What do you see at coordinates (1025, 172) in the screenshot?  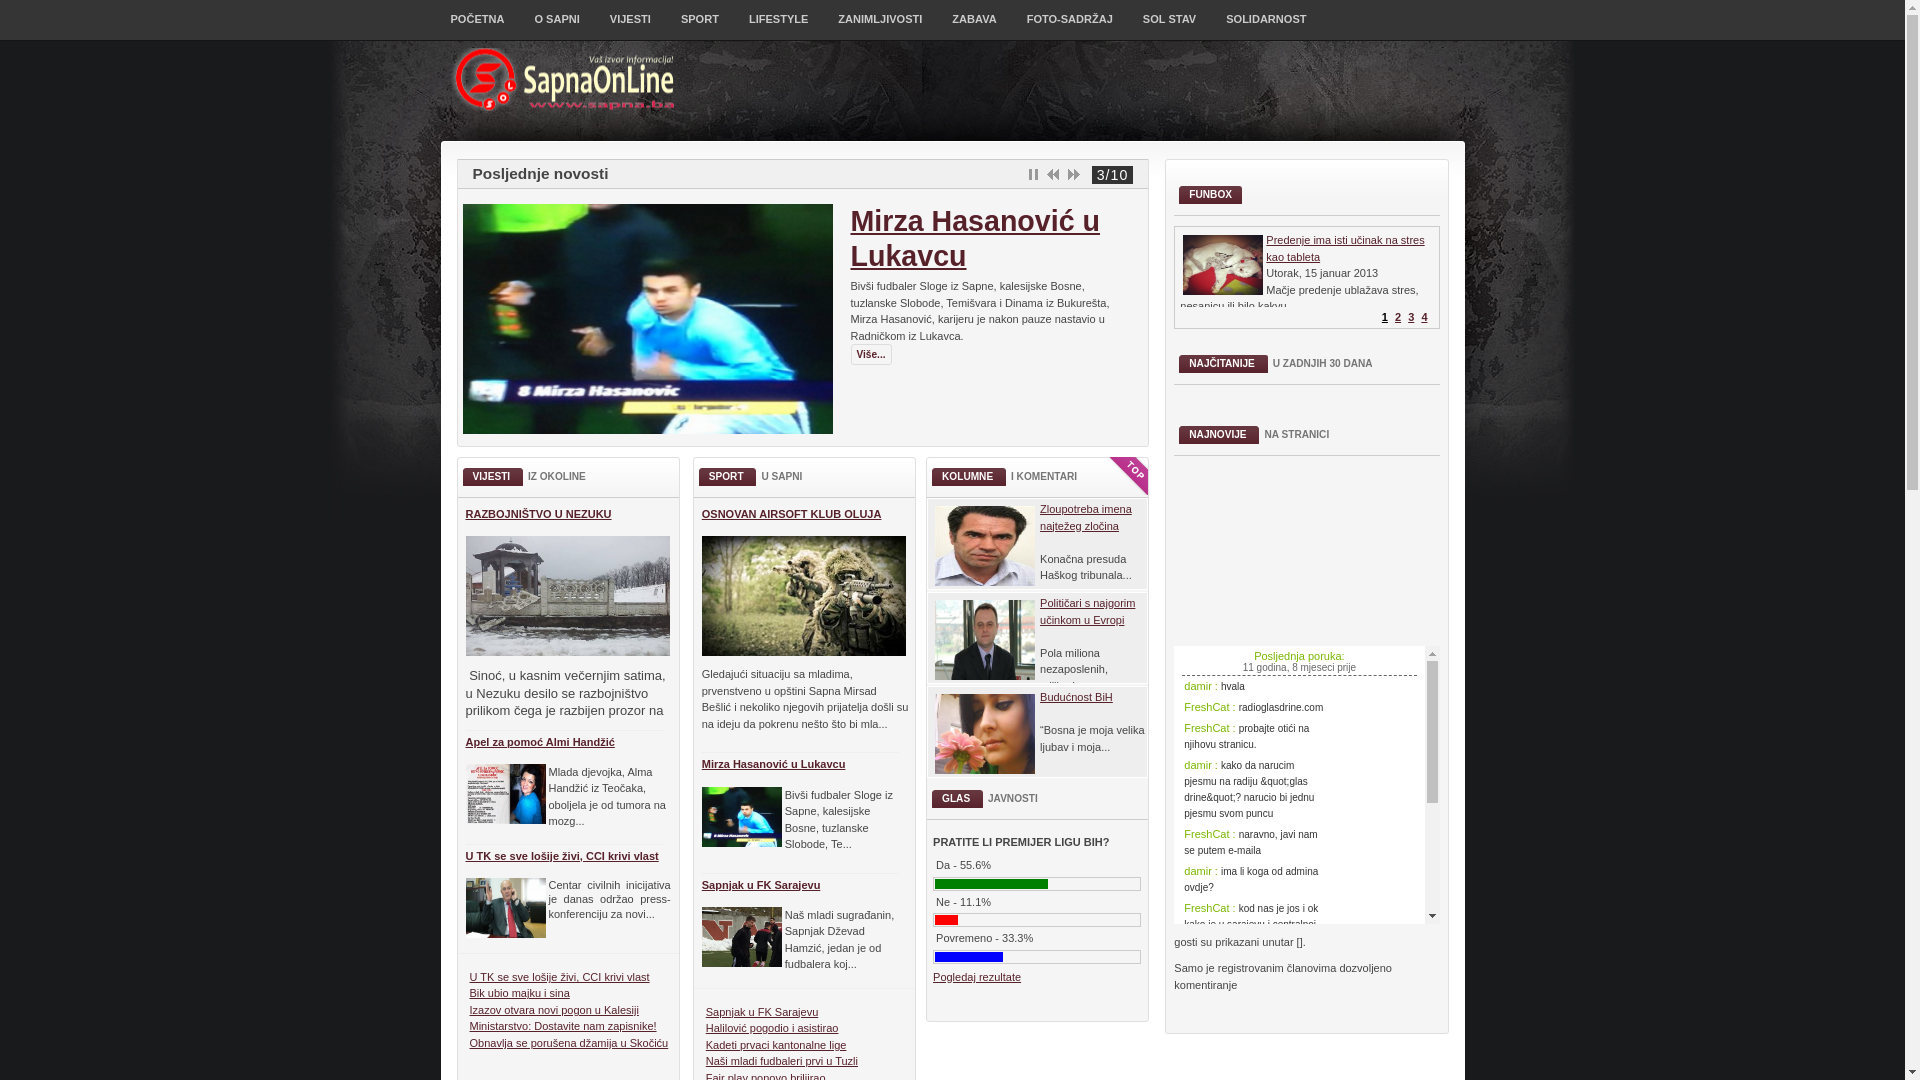 I see `'Pause'` at bounding box center [1025, 172].